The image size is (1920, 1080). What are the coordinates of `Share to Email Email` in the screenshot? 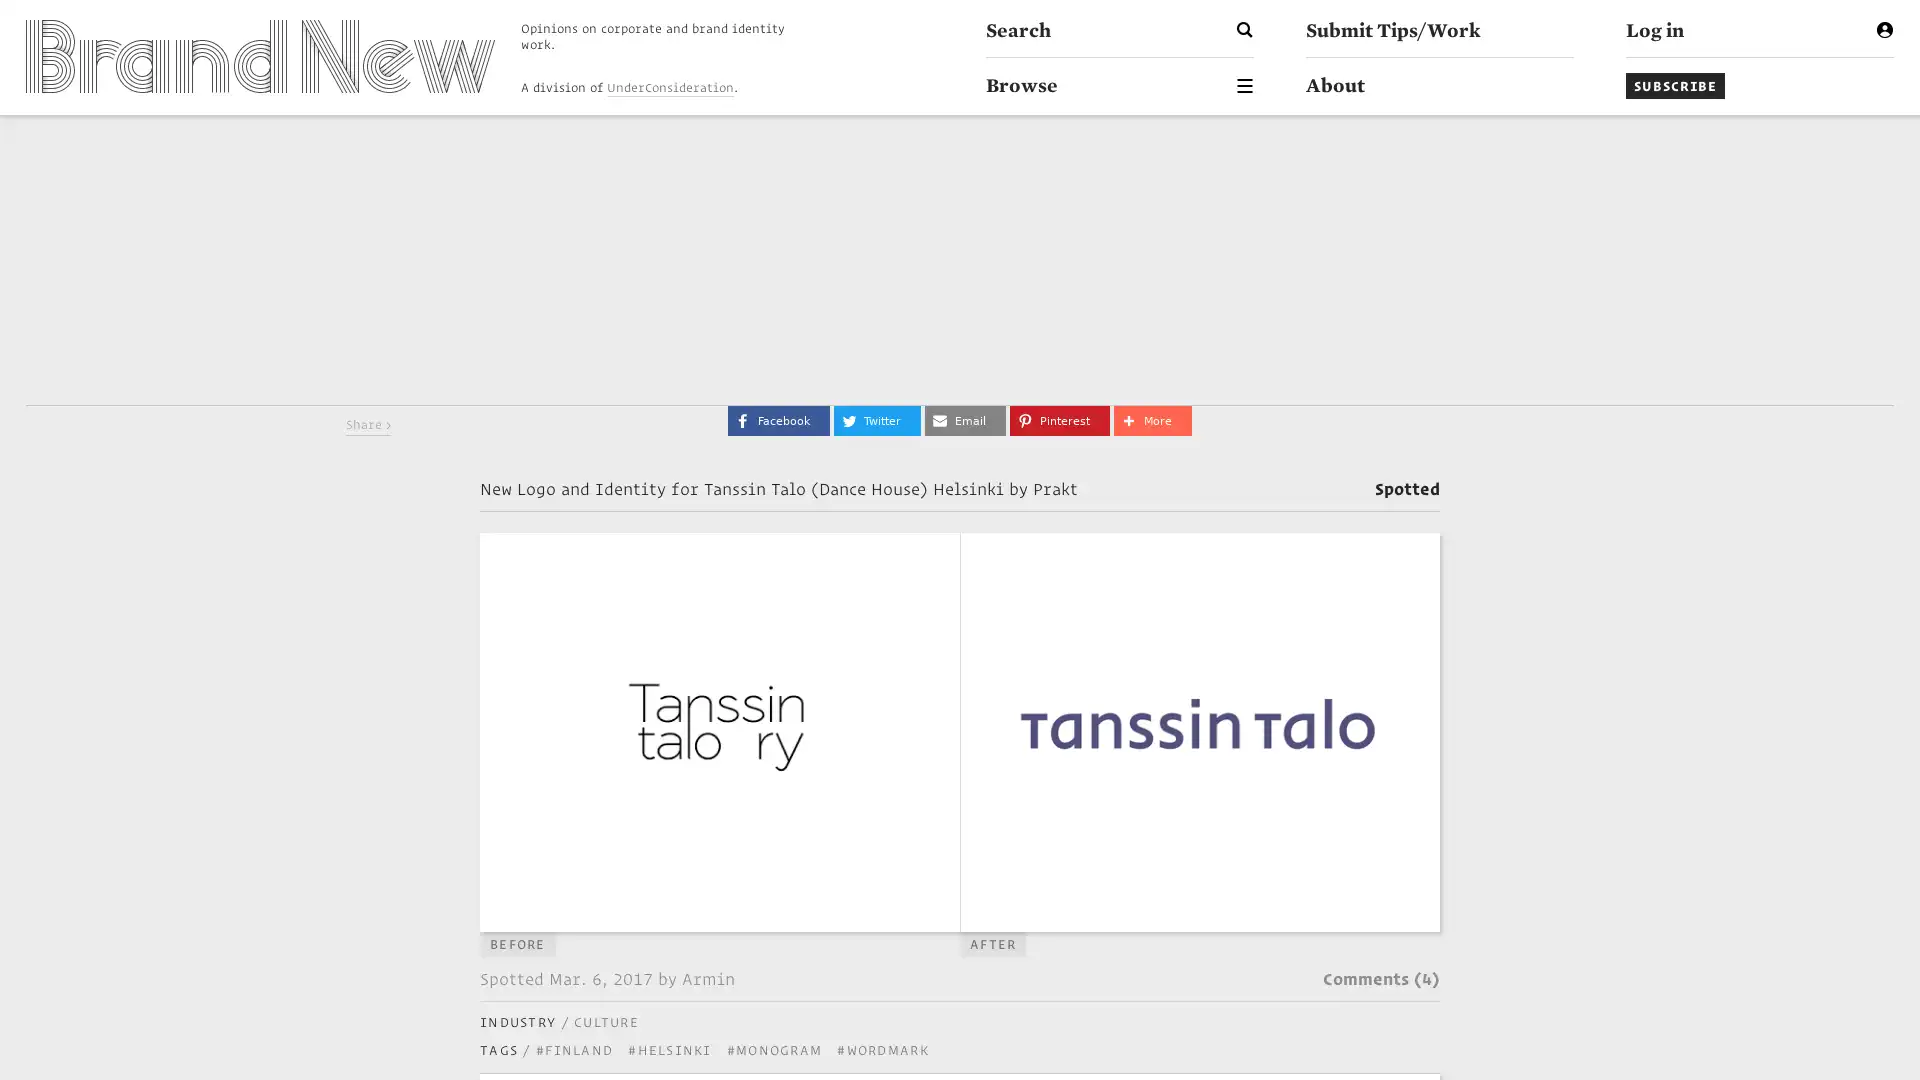 It's located at (965, 419).